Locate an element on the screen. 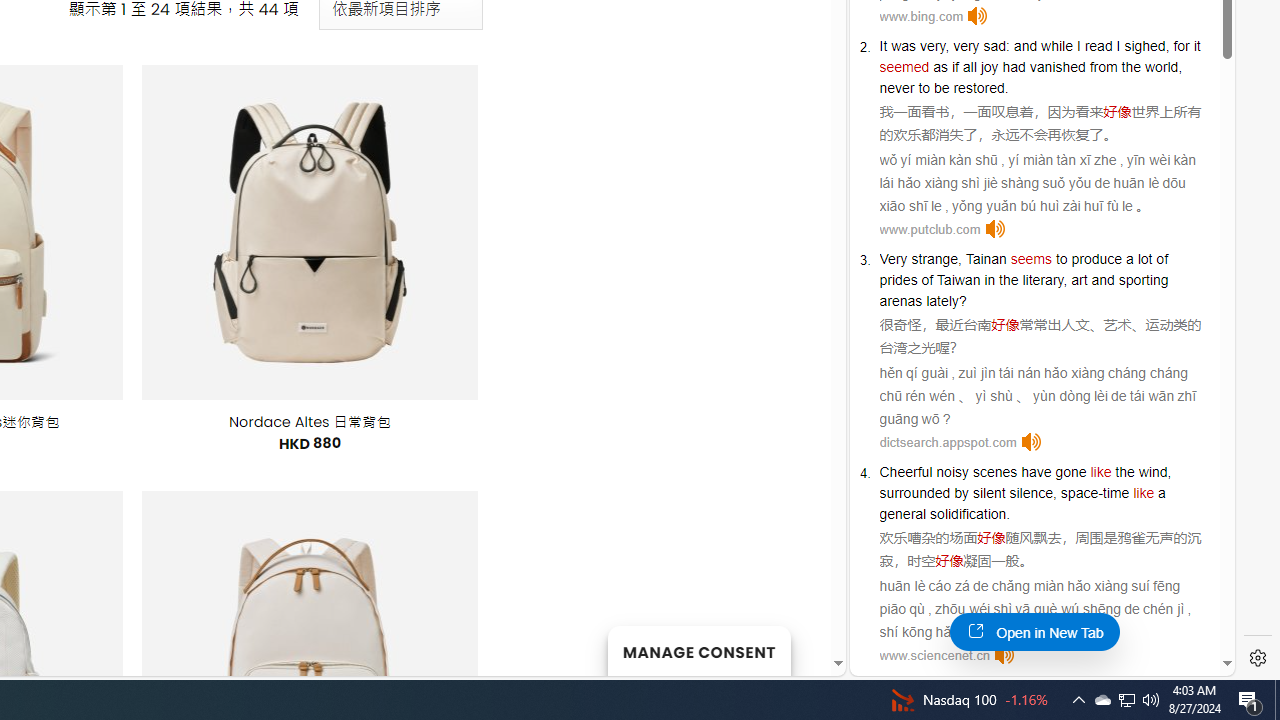 The image size is (1280, 720). 'silent silence' is located at coordinates (1012, 493).